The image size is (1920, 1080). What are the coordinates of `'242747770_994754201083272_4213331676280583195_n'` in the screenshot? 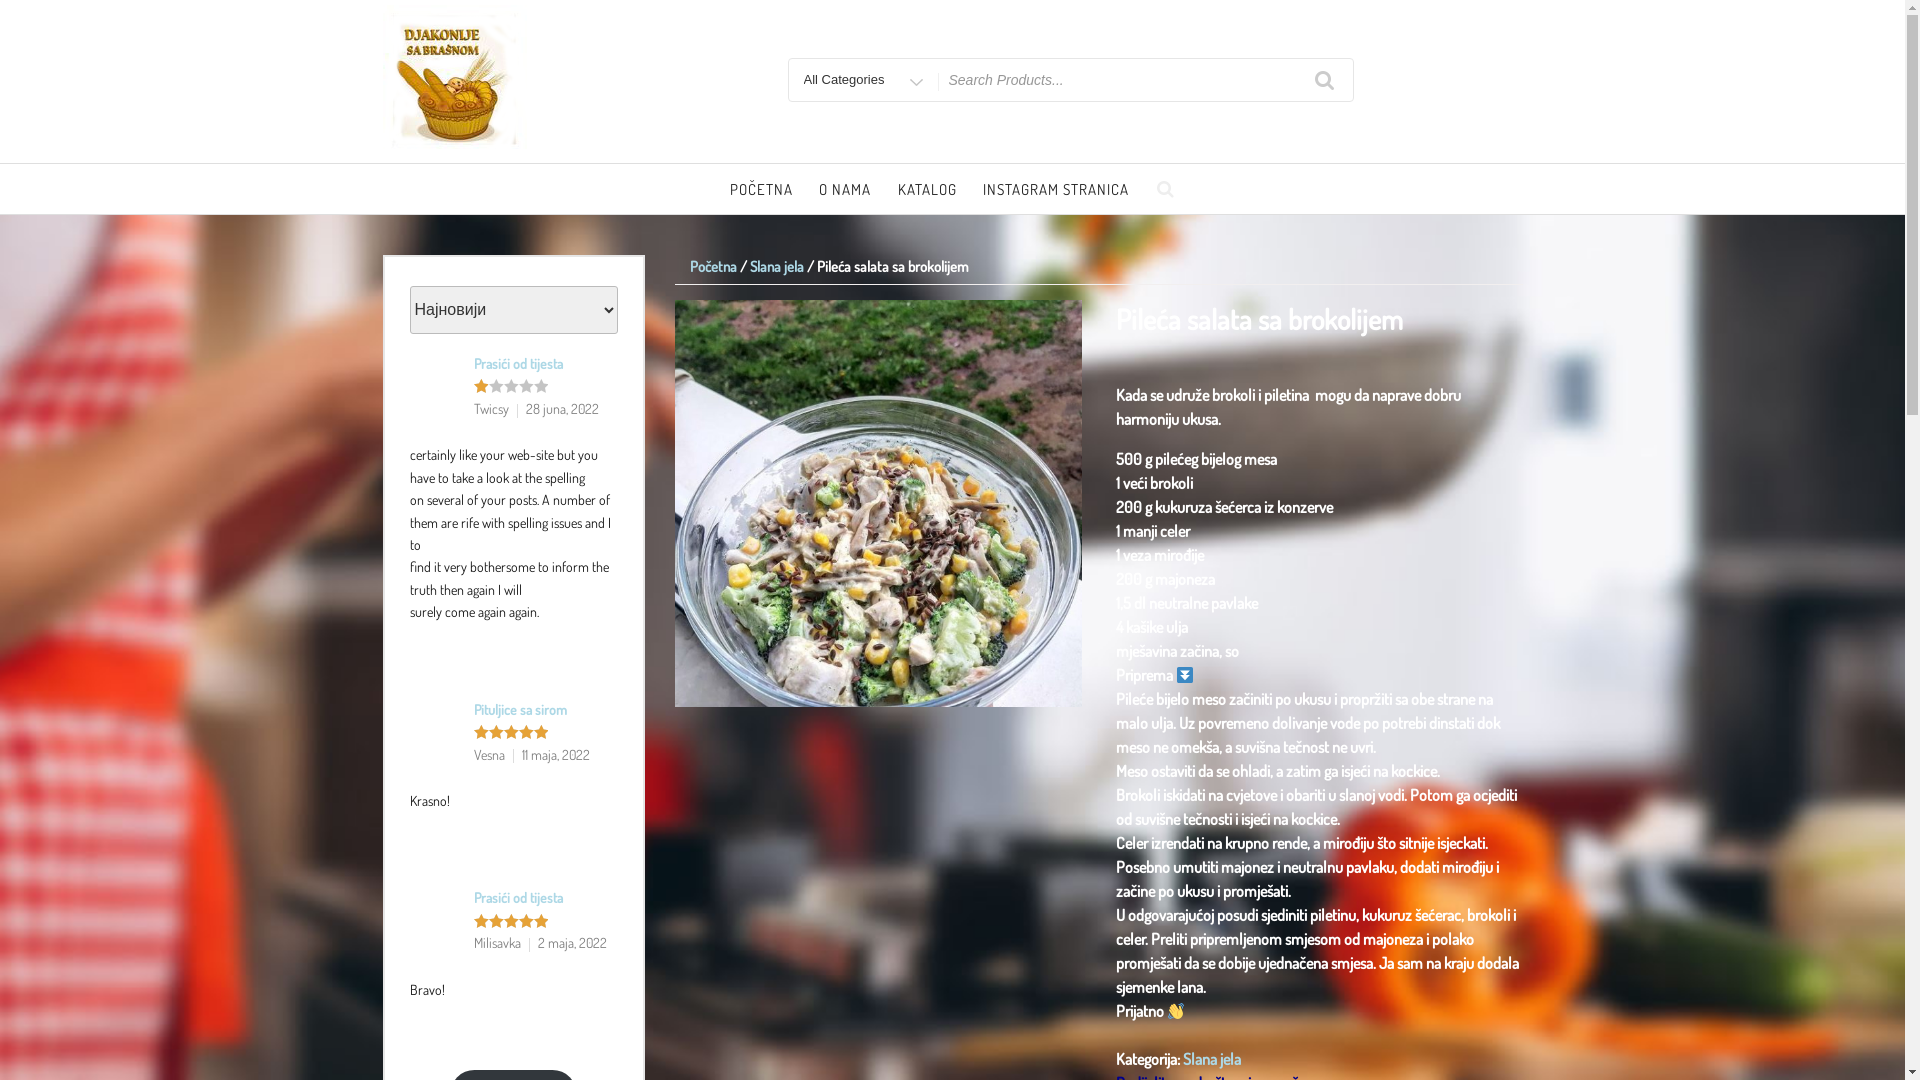 It's located at (878, 502).